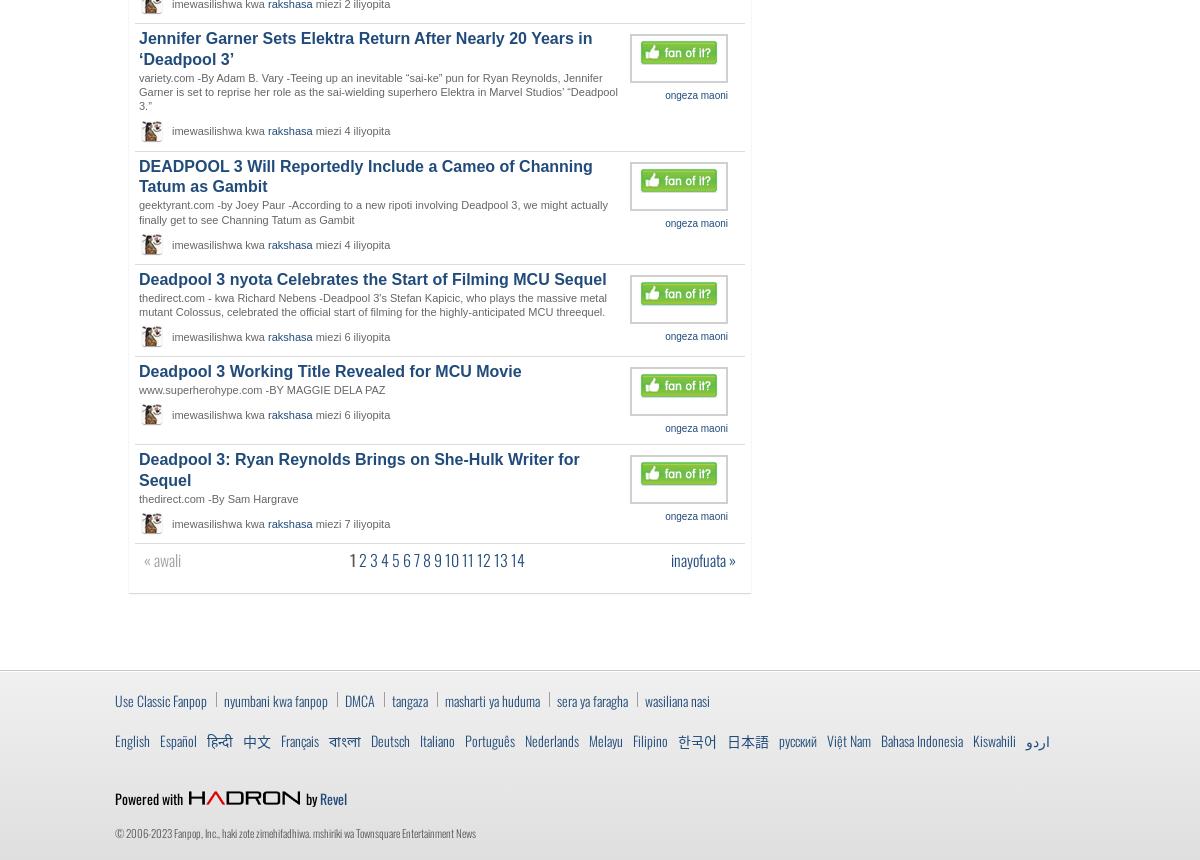  What do you see at coordinates (132, 738) in the screenshot?
I see `'English'` at bounding box center [132, 738].